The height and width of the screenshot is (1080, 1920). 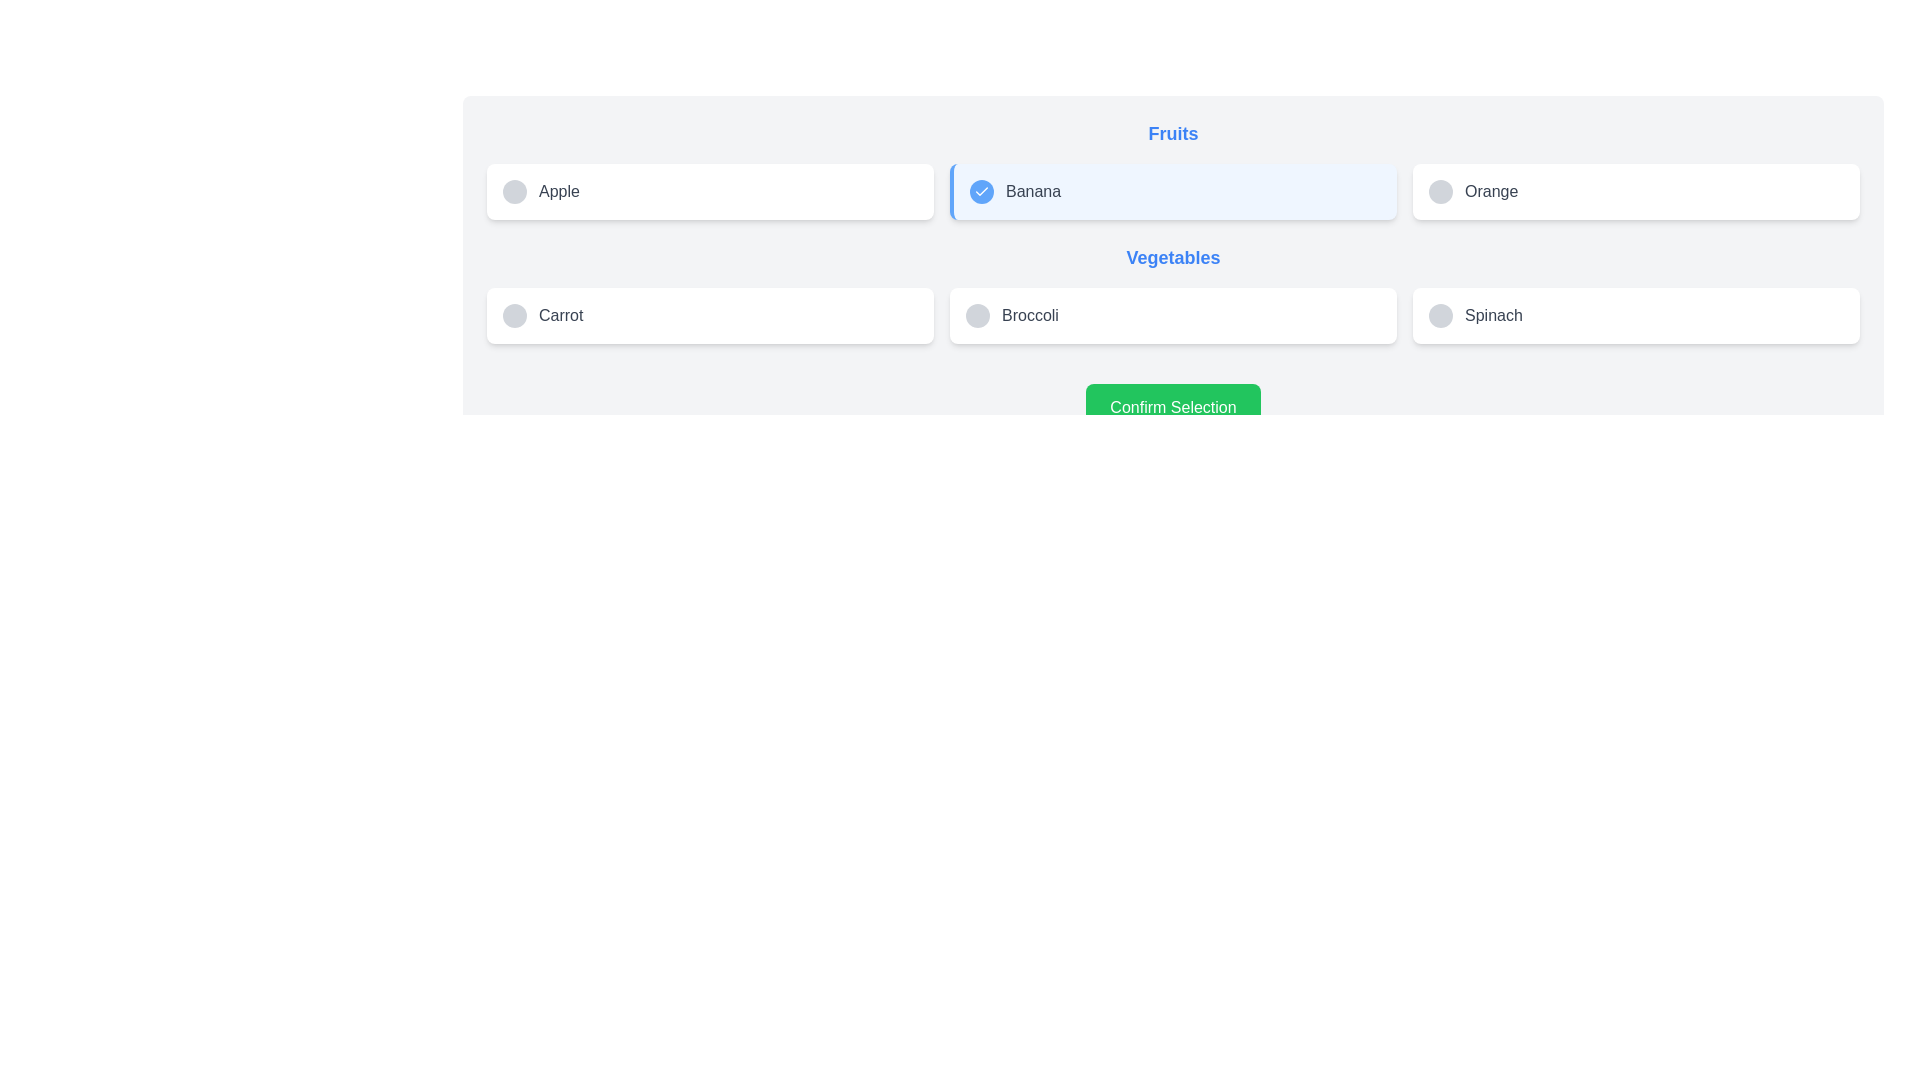 What do you see at coordinates (1440, 315) in the screenshot?
I see `the 'Spinach' radio button located inside the 'Vegetables' section` at bounding box center [1440, 315].